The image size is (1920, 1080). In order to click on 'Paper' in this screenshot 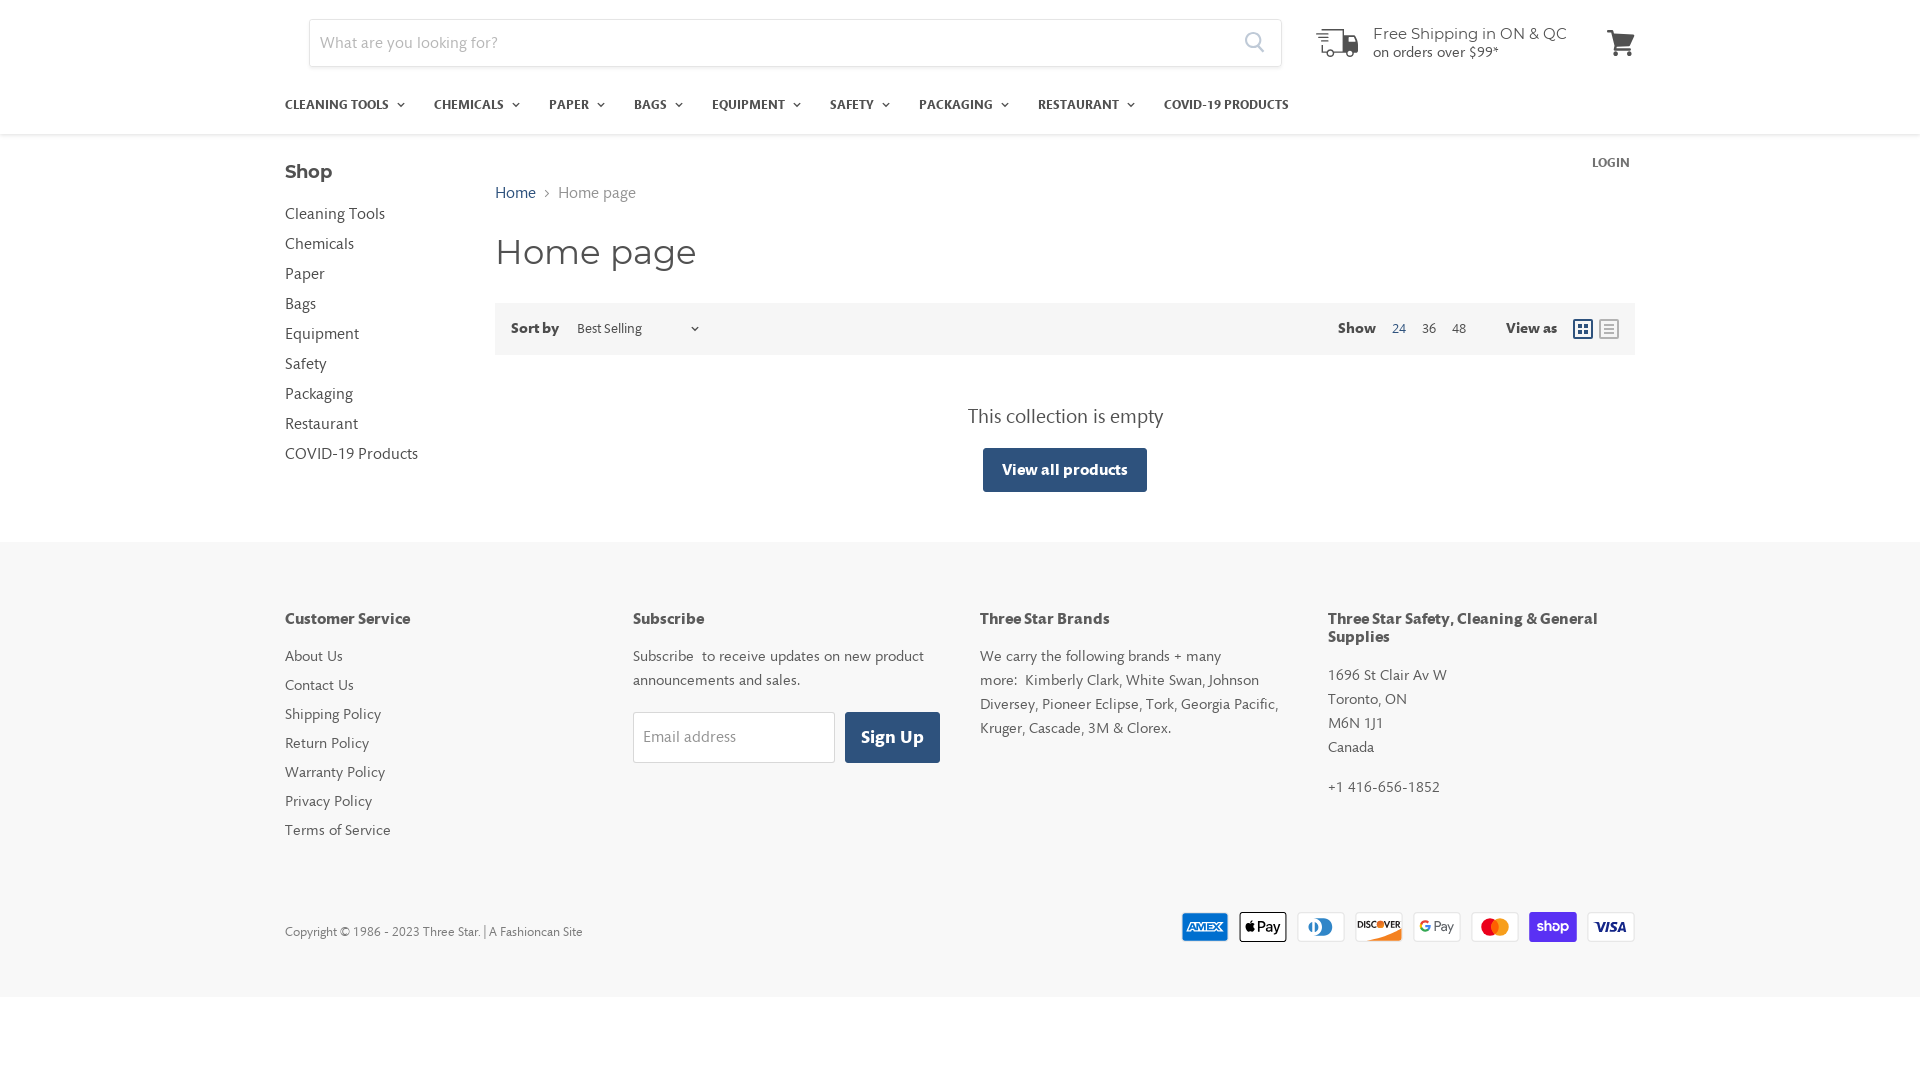, I will do `click(304, 273)`.